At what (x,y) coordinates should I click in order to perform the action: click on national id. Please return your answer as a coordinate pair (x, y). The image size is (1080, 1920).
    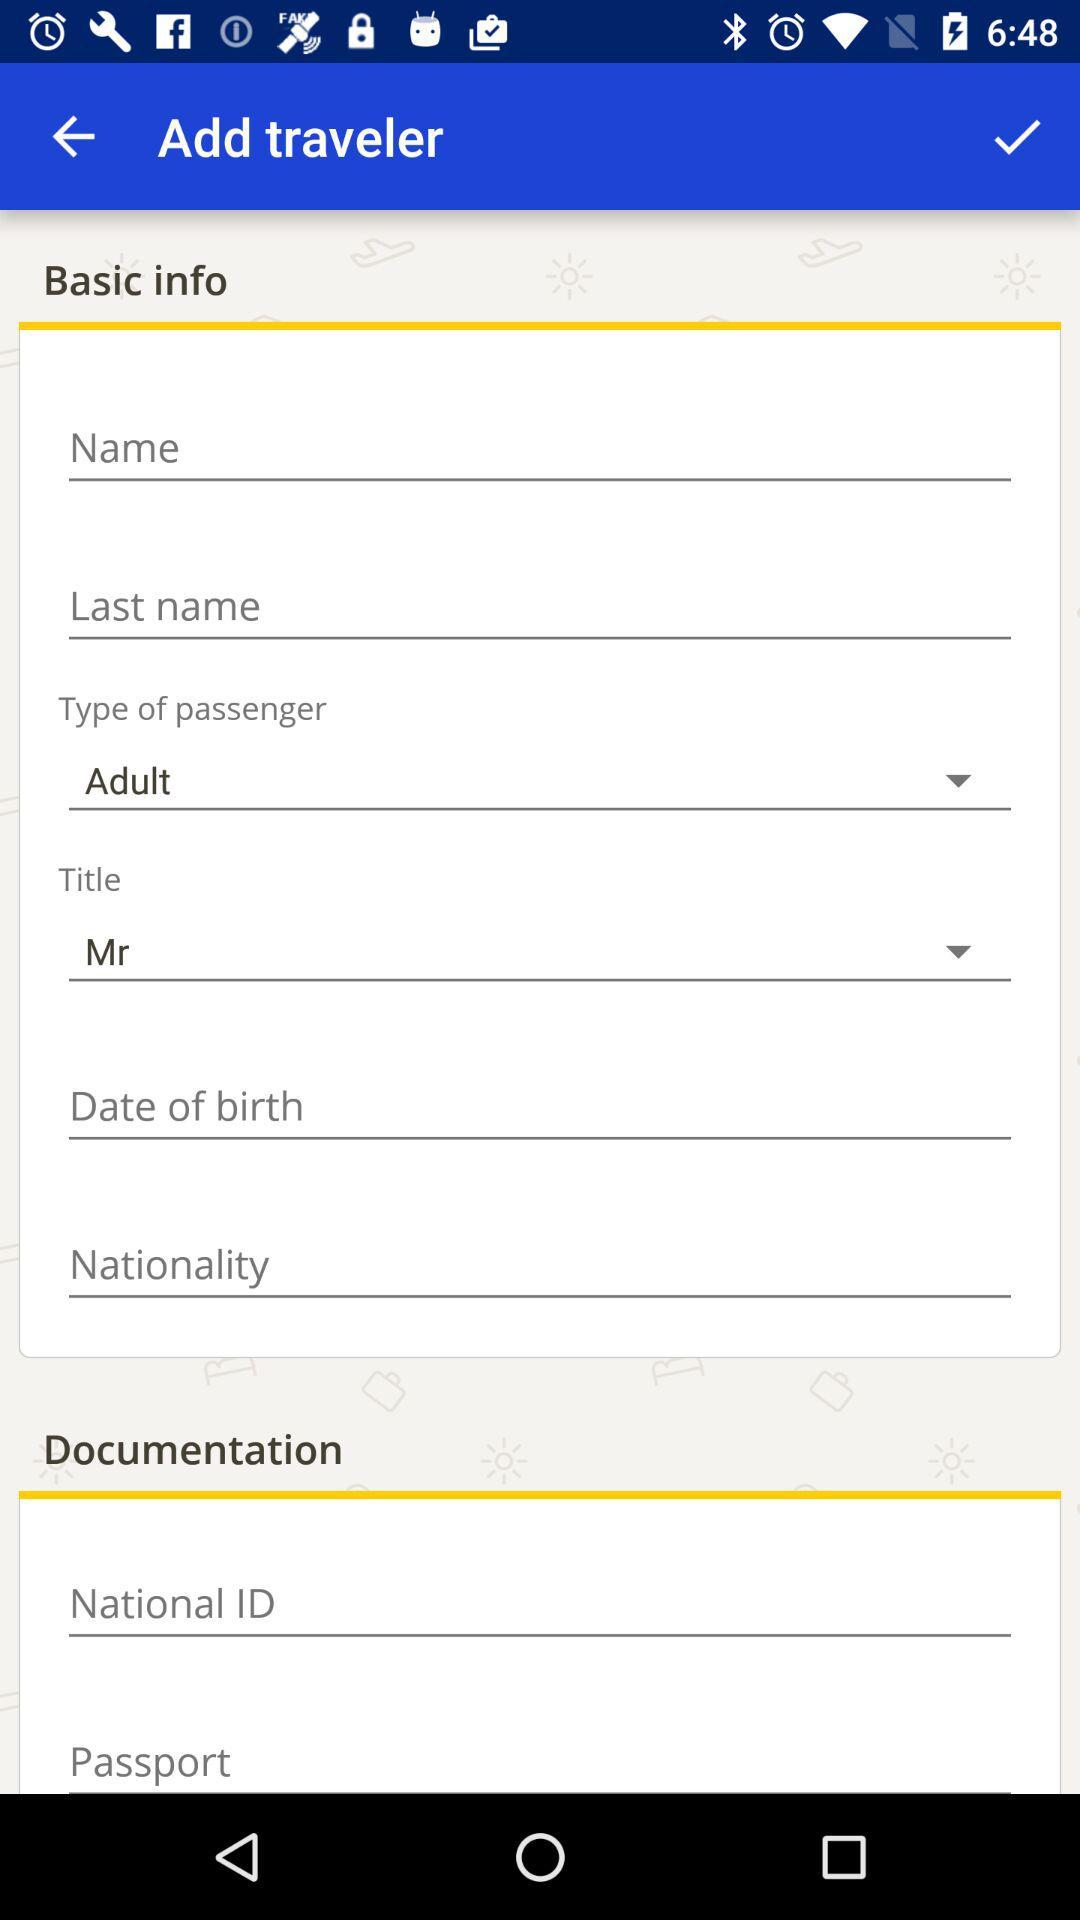
    Looking at the image, I should click on (540, 1603).